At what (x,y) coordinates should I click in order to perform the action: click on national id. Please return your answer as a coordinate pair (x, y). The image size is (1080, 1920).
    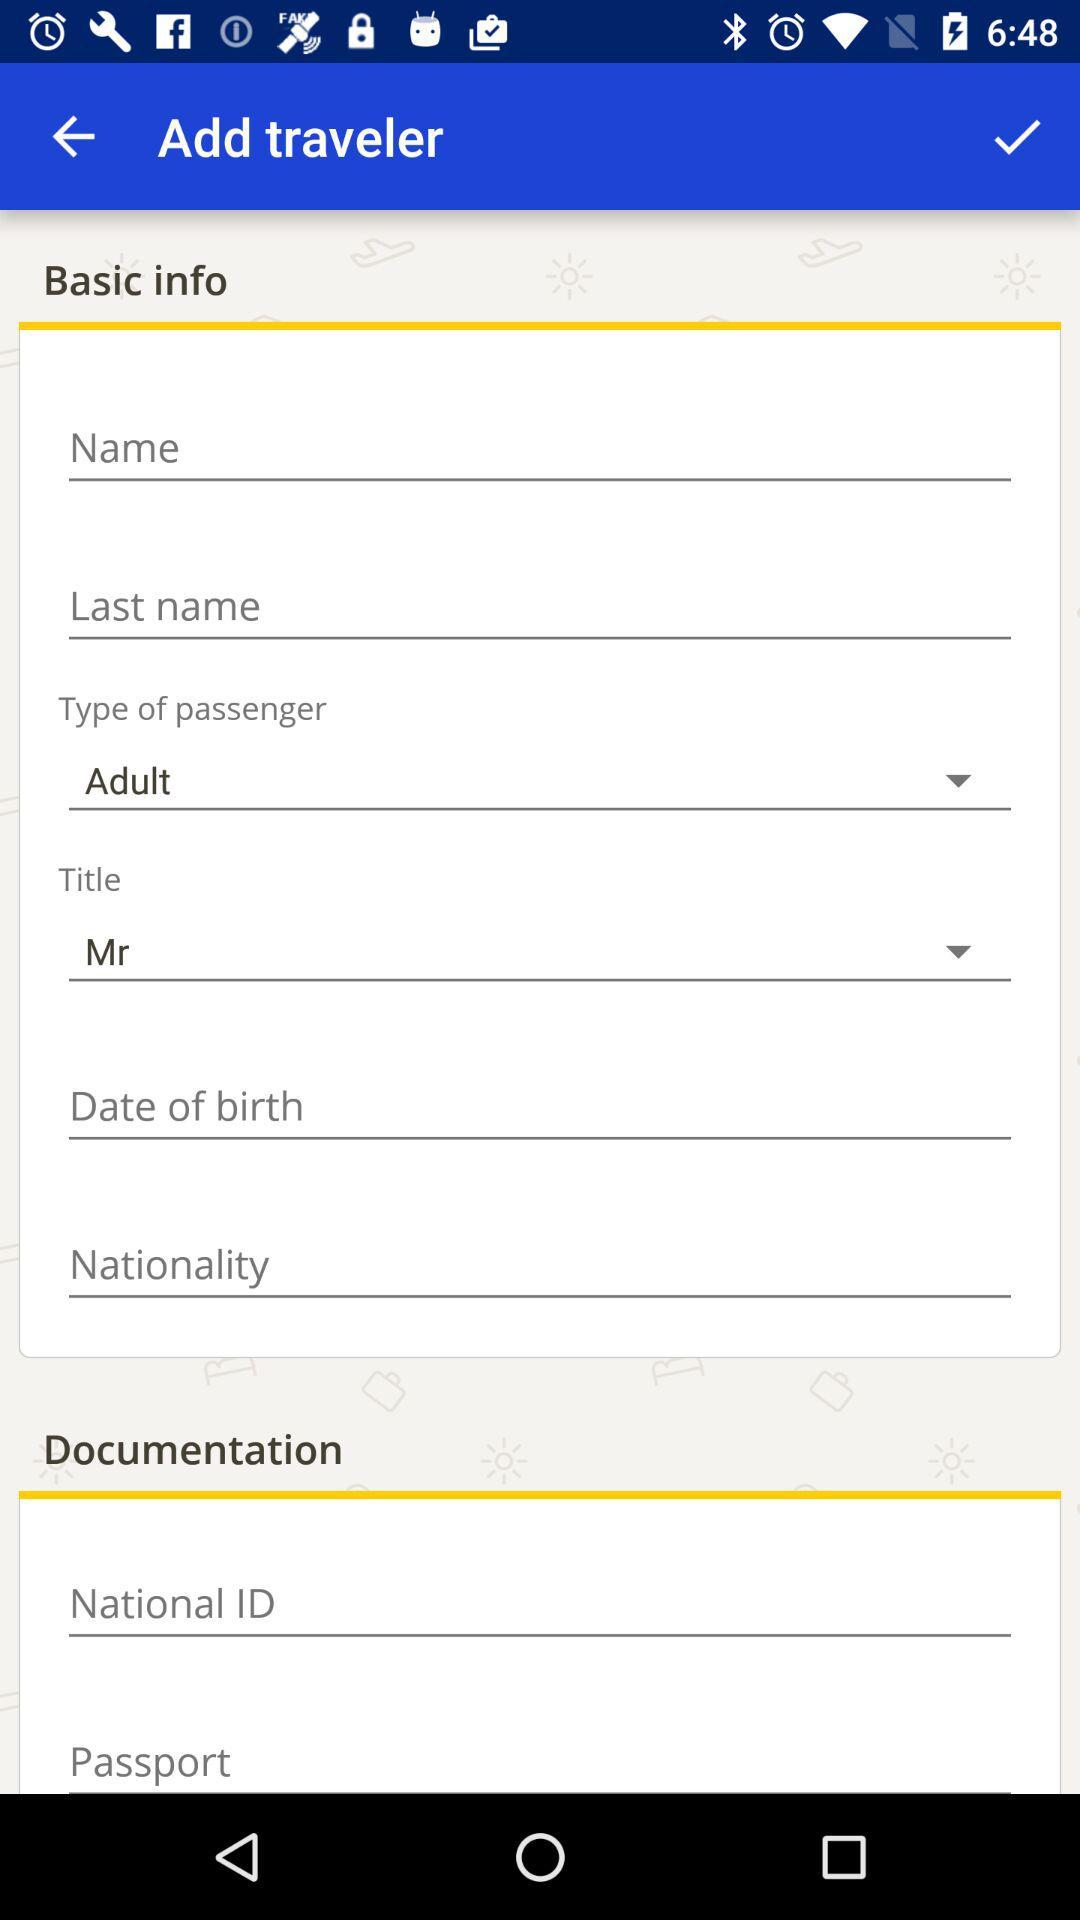
    Looking at the image, I should click on (540, 1603).